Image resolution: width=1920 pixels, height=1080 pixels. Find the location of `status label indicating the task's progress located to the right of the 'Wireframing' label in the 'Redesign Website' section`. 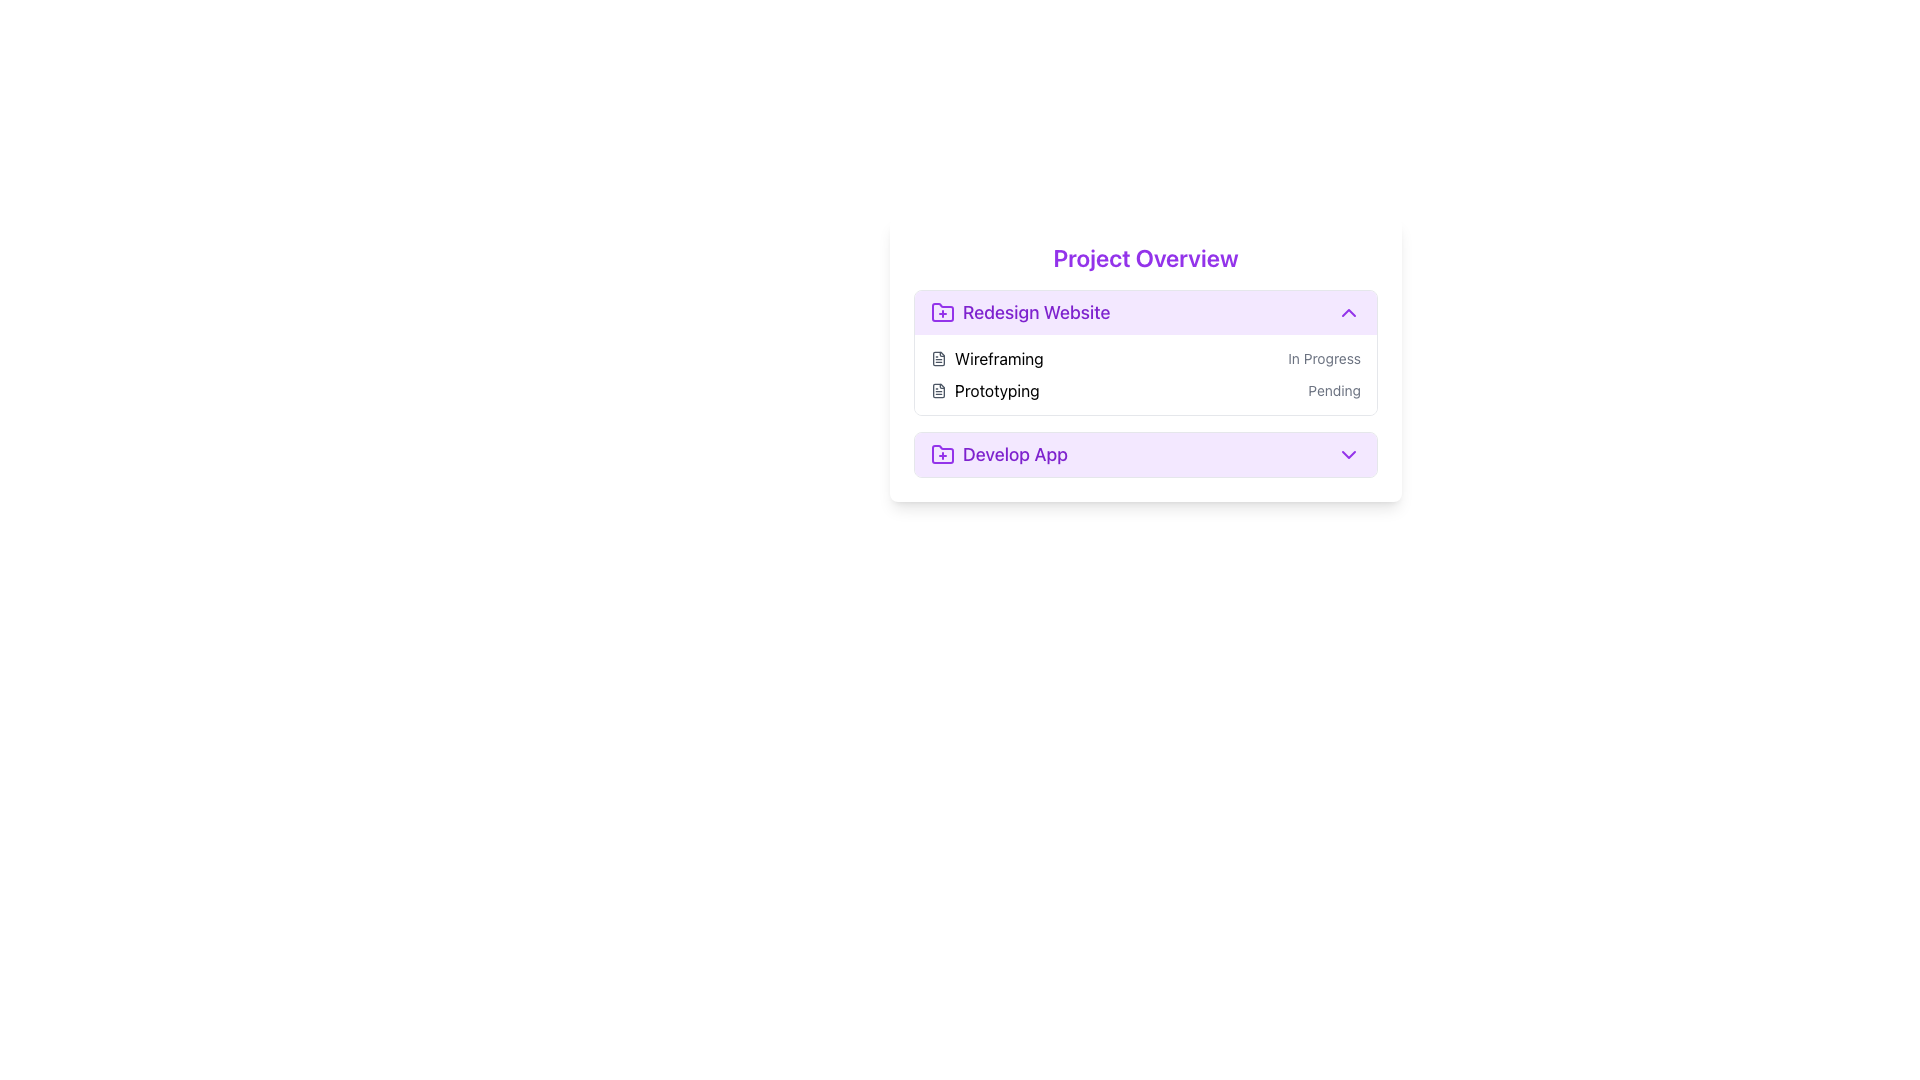

status label indicating the task's progress located to the right of the 'Wireframing' label in the 'Redesign Website' section is located at coordinates (1324, 357).